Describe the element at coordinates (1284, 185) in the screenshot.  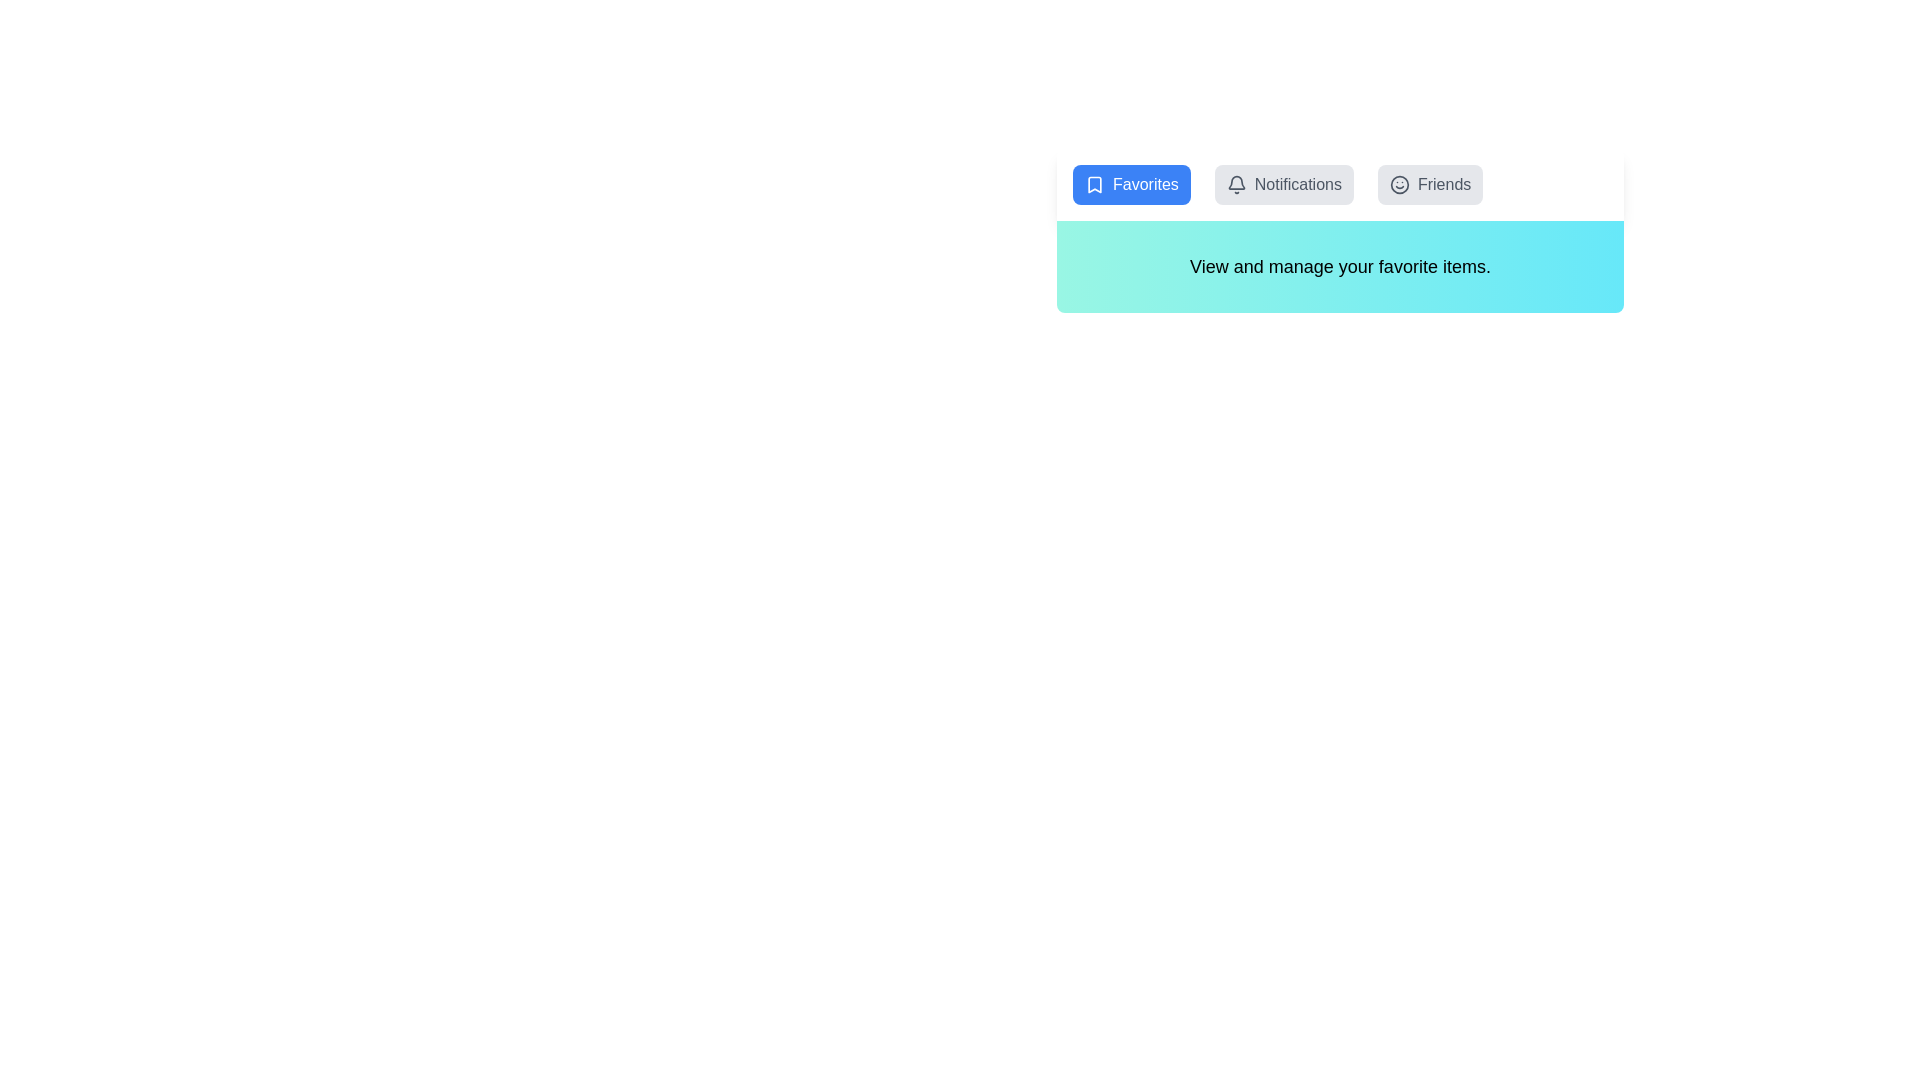
I see `the Notifications tab to observe its hover effect` at that location.